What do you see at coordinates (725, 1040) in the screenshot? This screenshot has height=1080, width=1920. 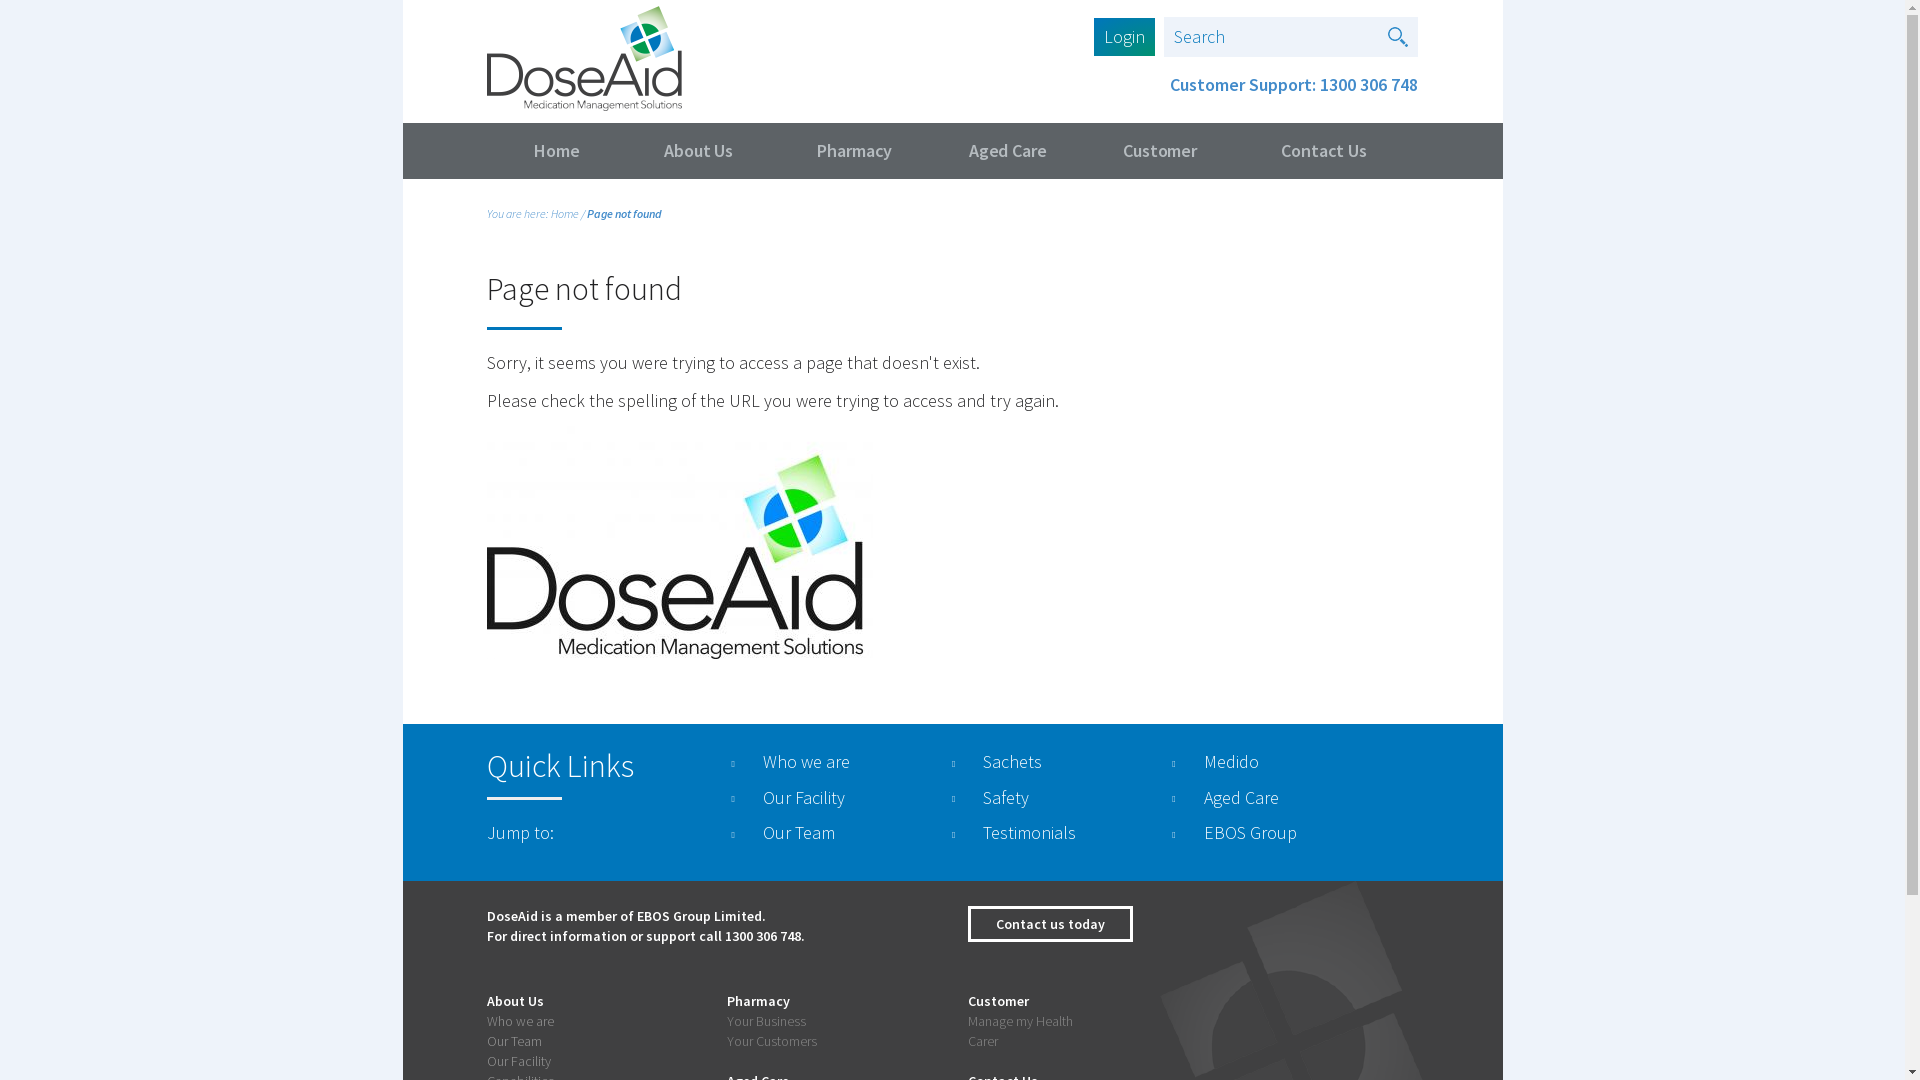 I see `'Your Customers'` at bounding box center [725, 1040].